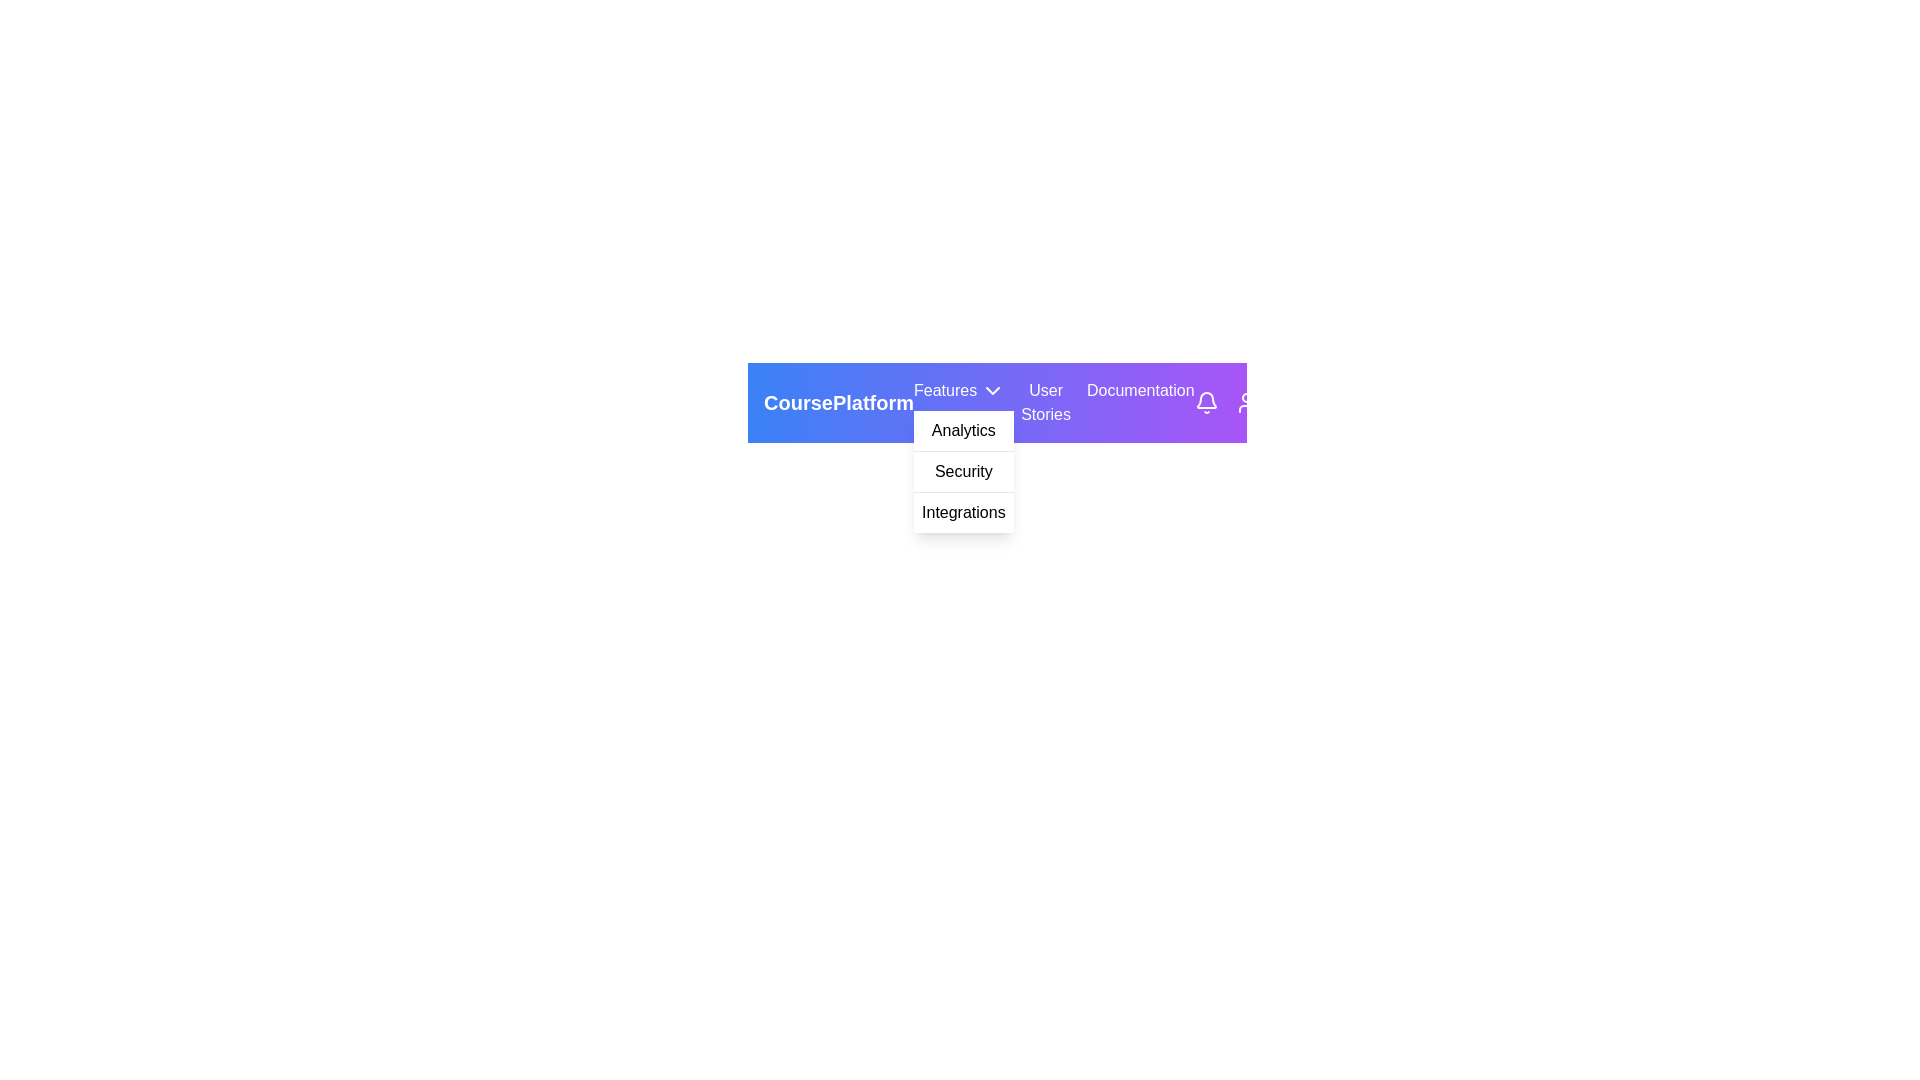 The width and height of the screenshot is (1920, 1080). Describe the element at coordinates (963, 471) in the screenshot. I see `the 'Security' option in the dropdown menu under the 'Features' category located in the header of the interface` at that location.